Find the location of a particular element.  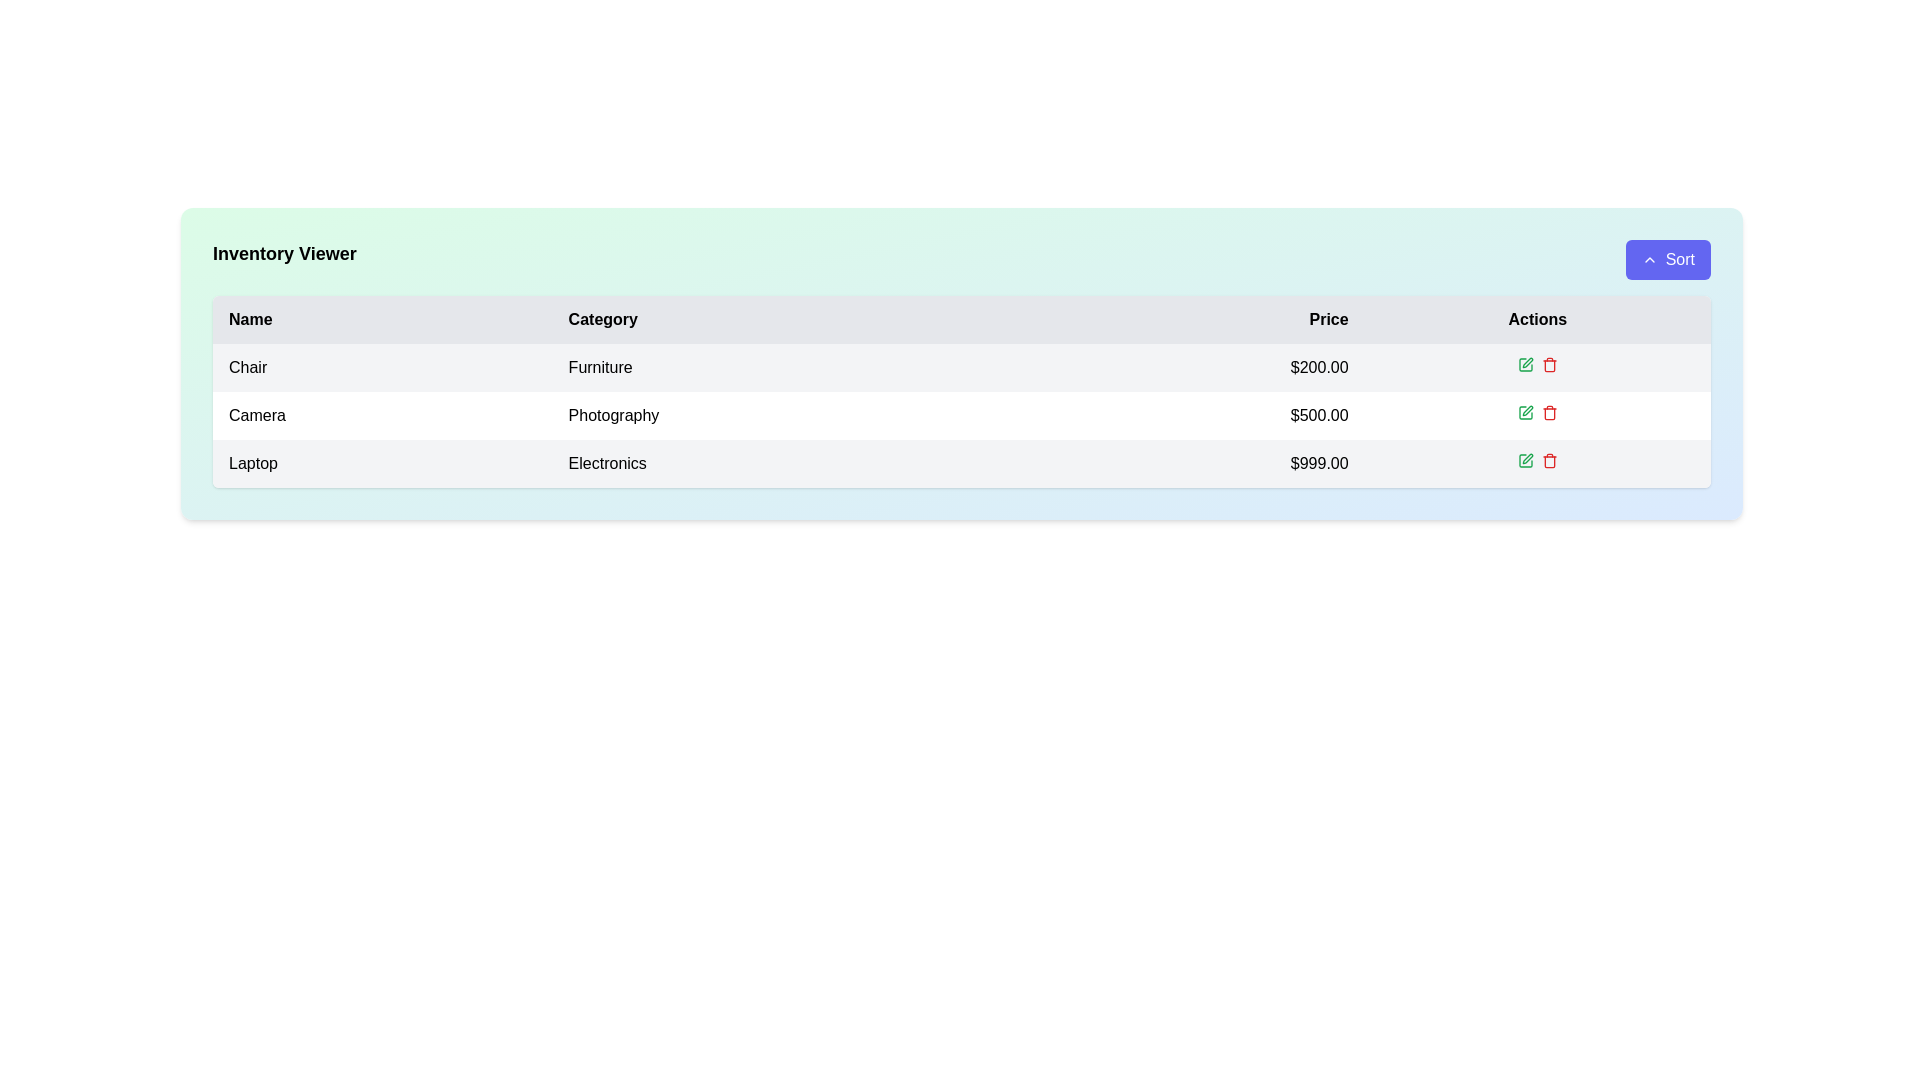

the sorting button located in the top-right corner of the 'Inventory Viewer' section is located at coordinates (1668, 258).